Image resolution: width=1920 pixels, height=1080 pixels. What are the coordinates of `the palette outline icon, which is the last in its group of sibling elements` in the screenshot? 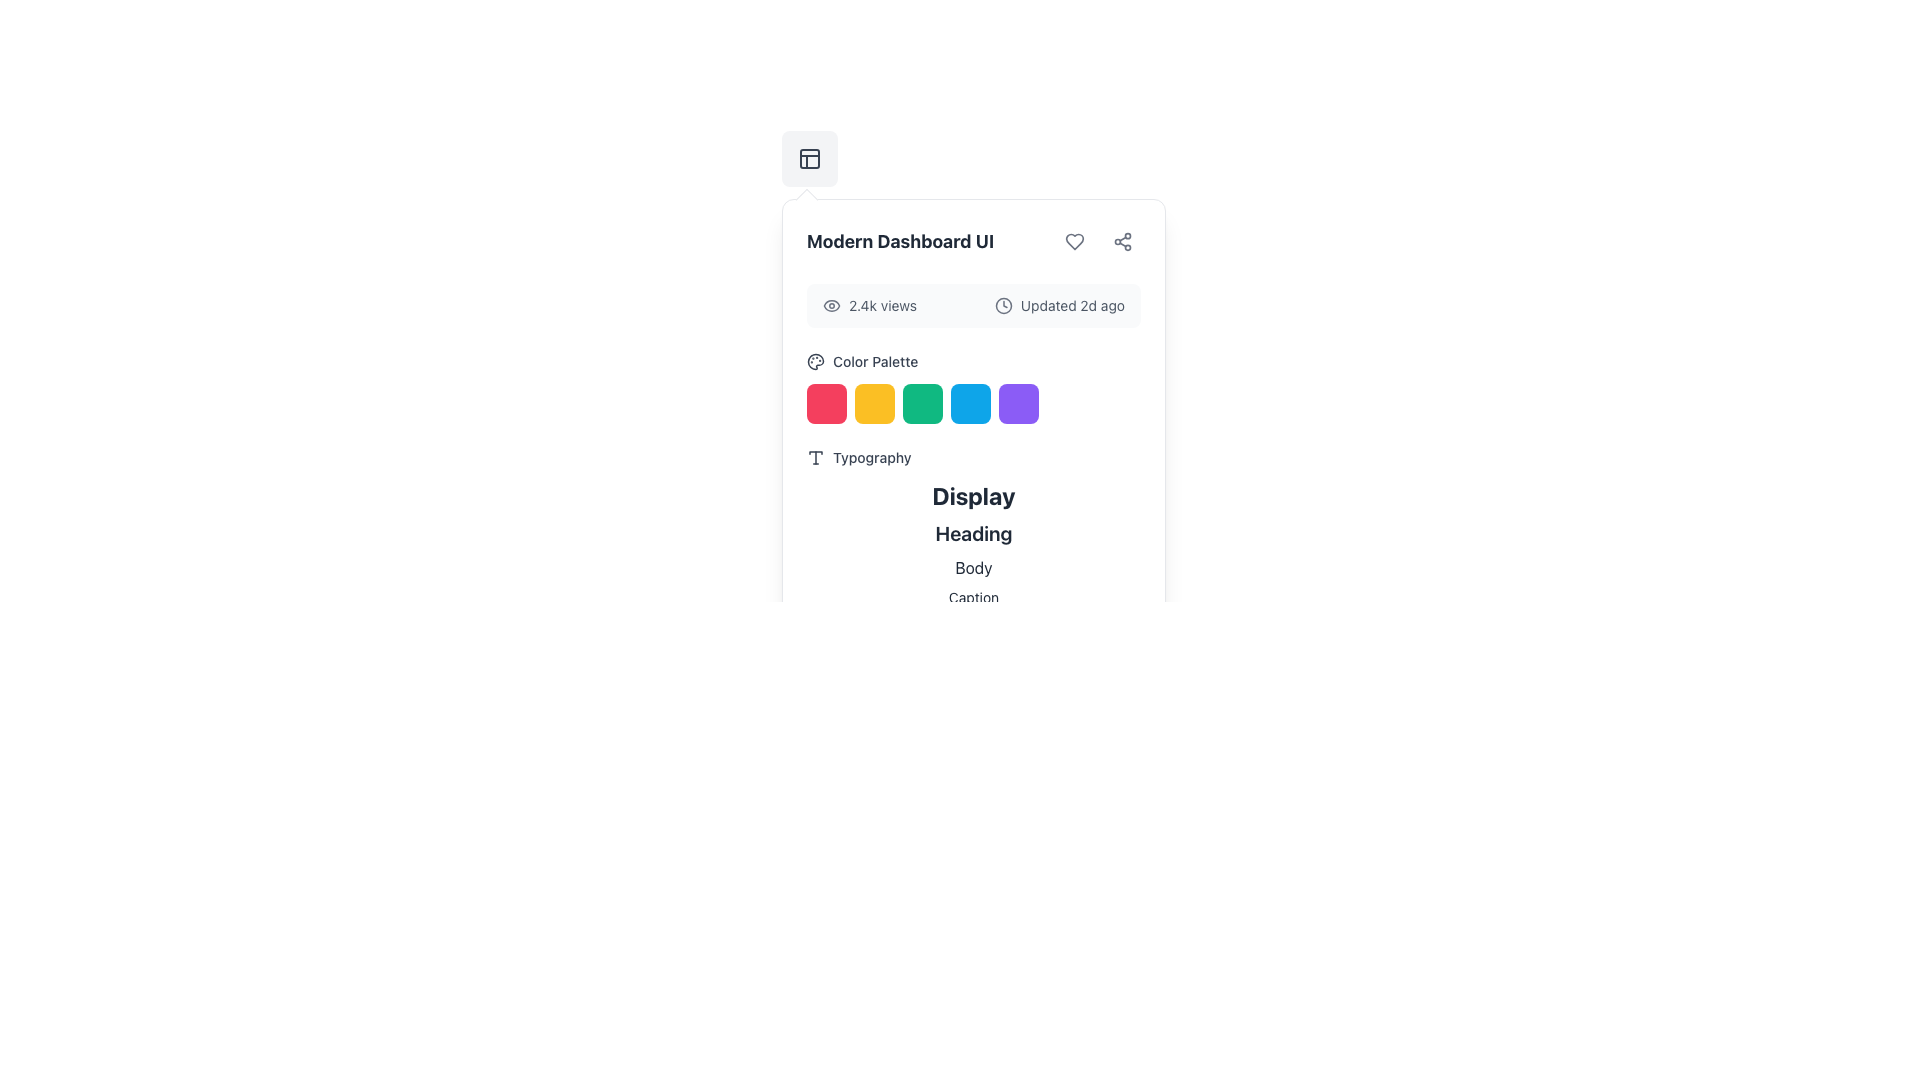 It's located at (815, 362).